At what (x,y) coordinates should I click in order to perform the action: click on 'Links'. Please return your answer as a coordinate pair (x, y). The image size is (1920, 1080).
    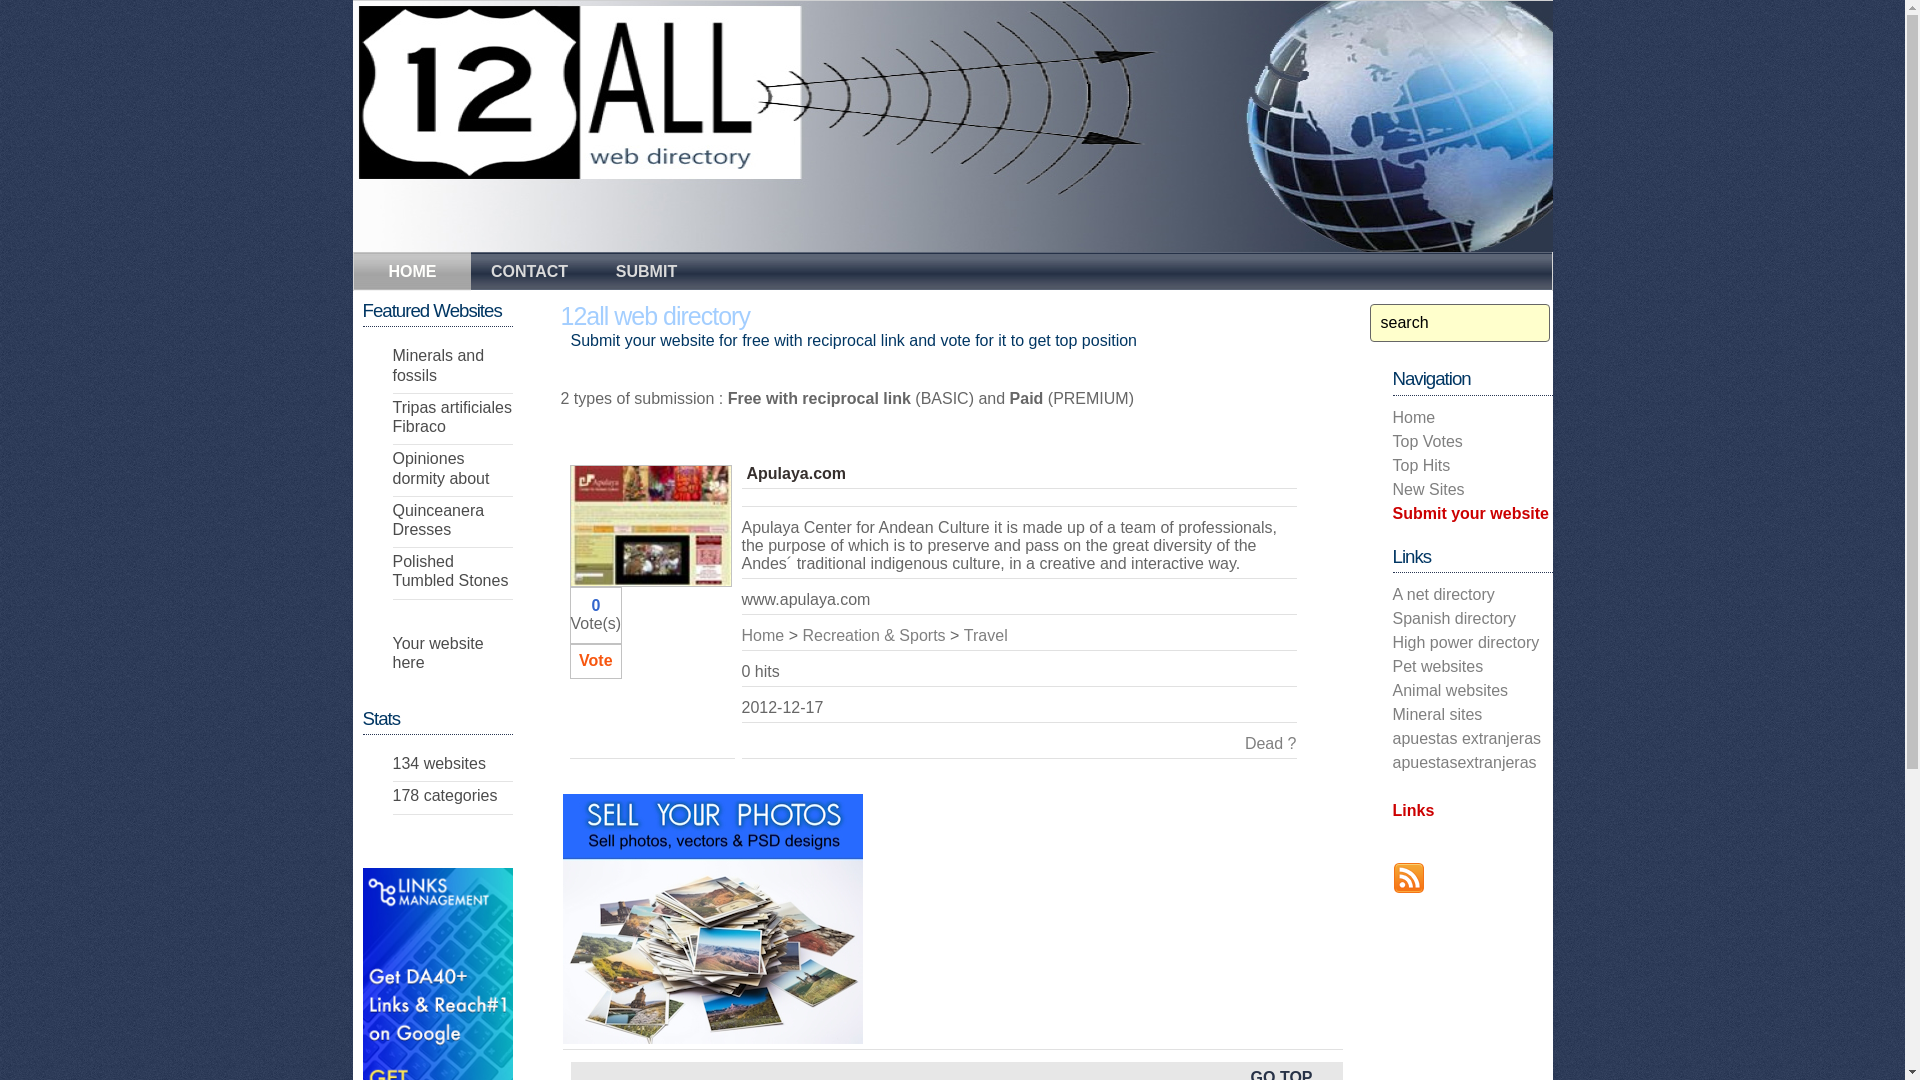
    Looking at the image, I should click on (1411, 810).